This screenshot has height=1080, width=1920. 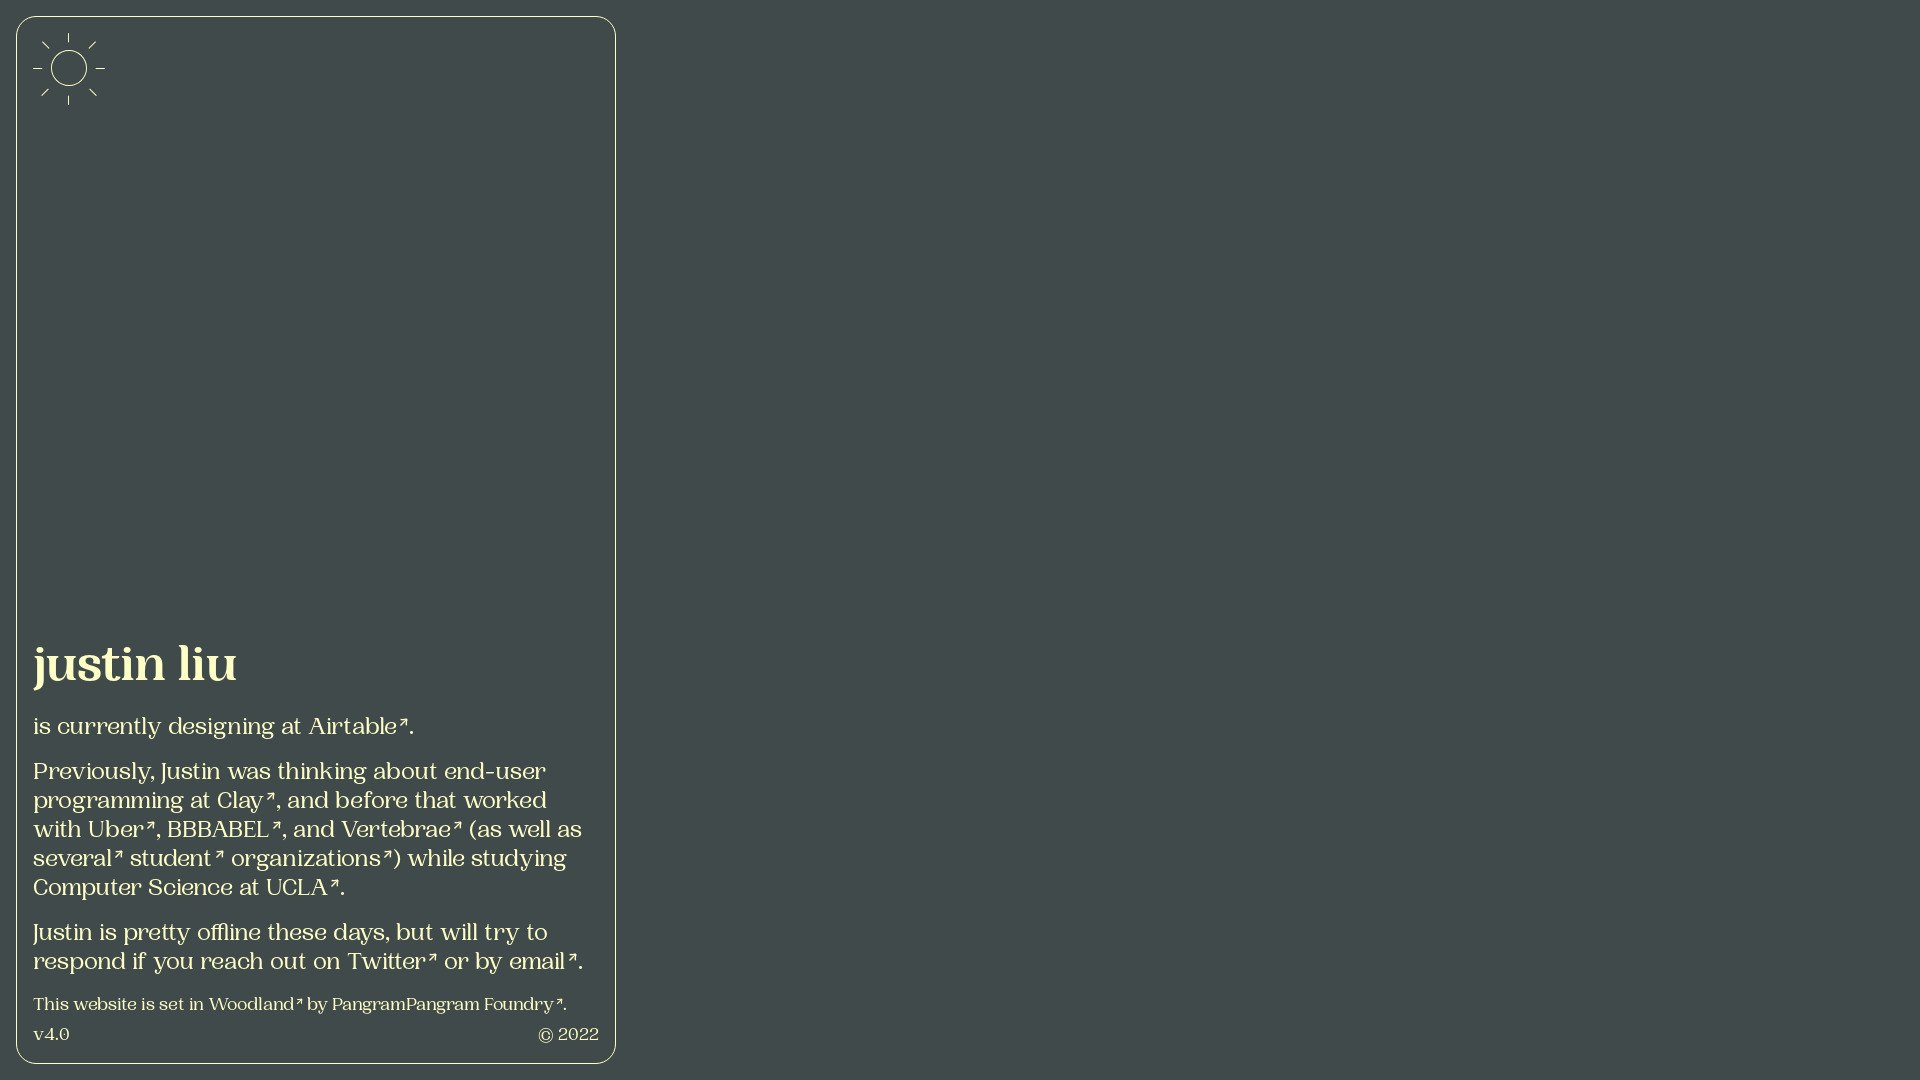 I want to click on 'email', so click(x=542, y=963).